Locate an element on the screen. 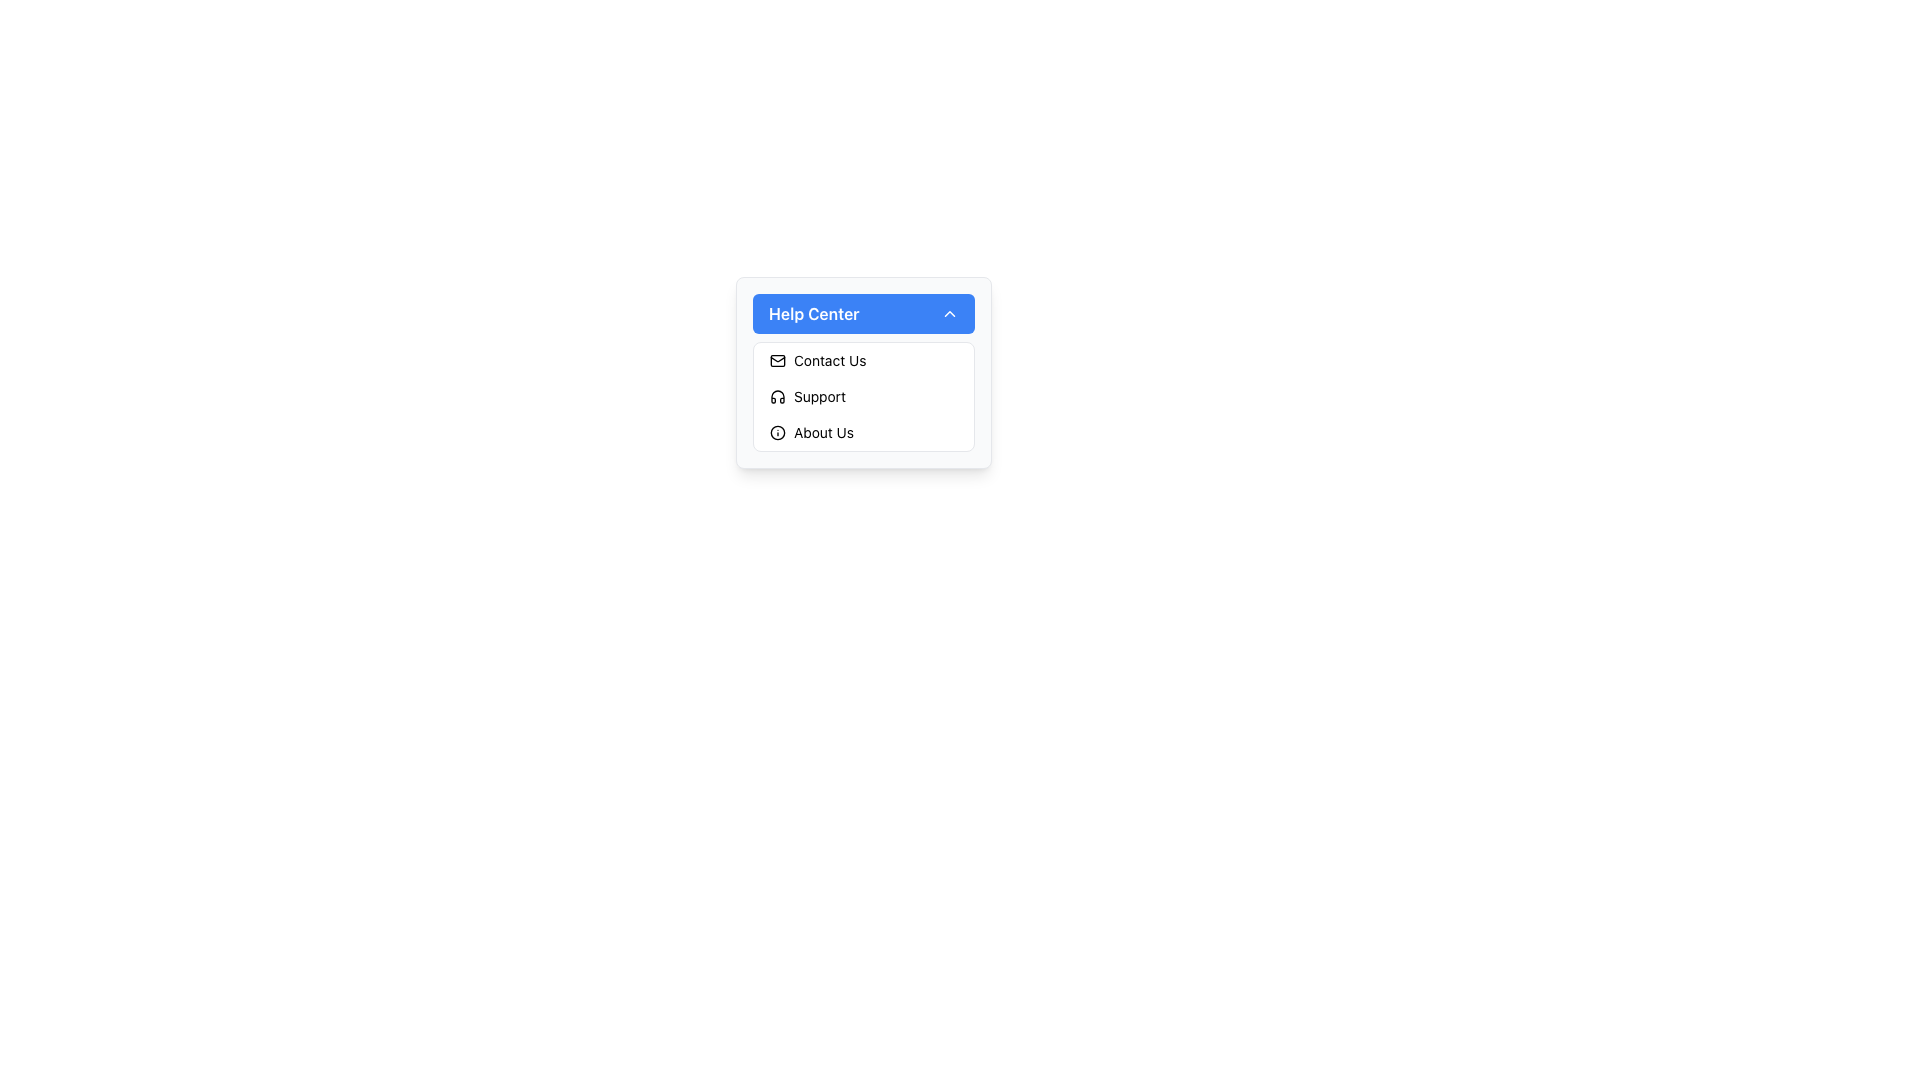 The width and height of the screenshot is (1920, 1080). the mail-like icon, which is the first icon in the 'Contact Us' row under the 'Help Center' dropdown menu, located to the left of the 'Contact Us' text label is located at coordinates (776, 361).